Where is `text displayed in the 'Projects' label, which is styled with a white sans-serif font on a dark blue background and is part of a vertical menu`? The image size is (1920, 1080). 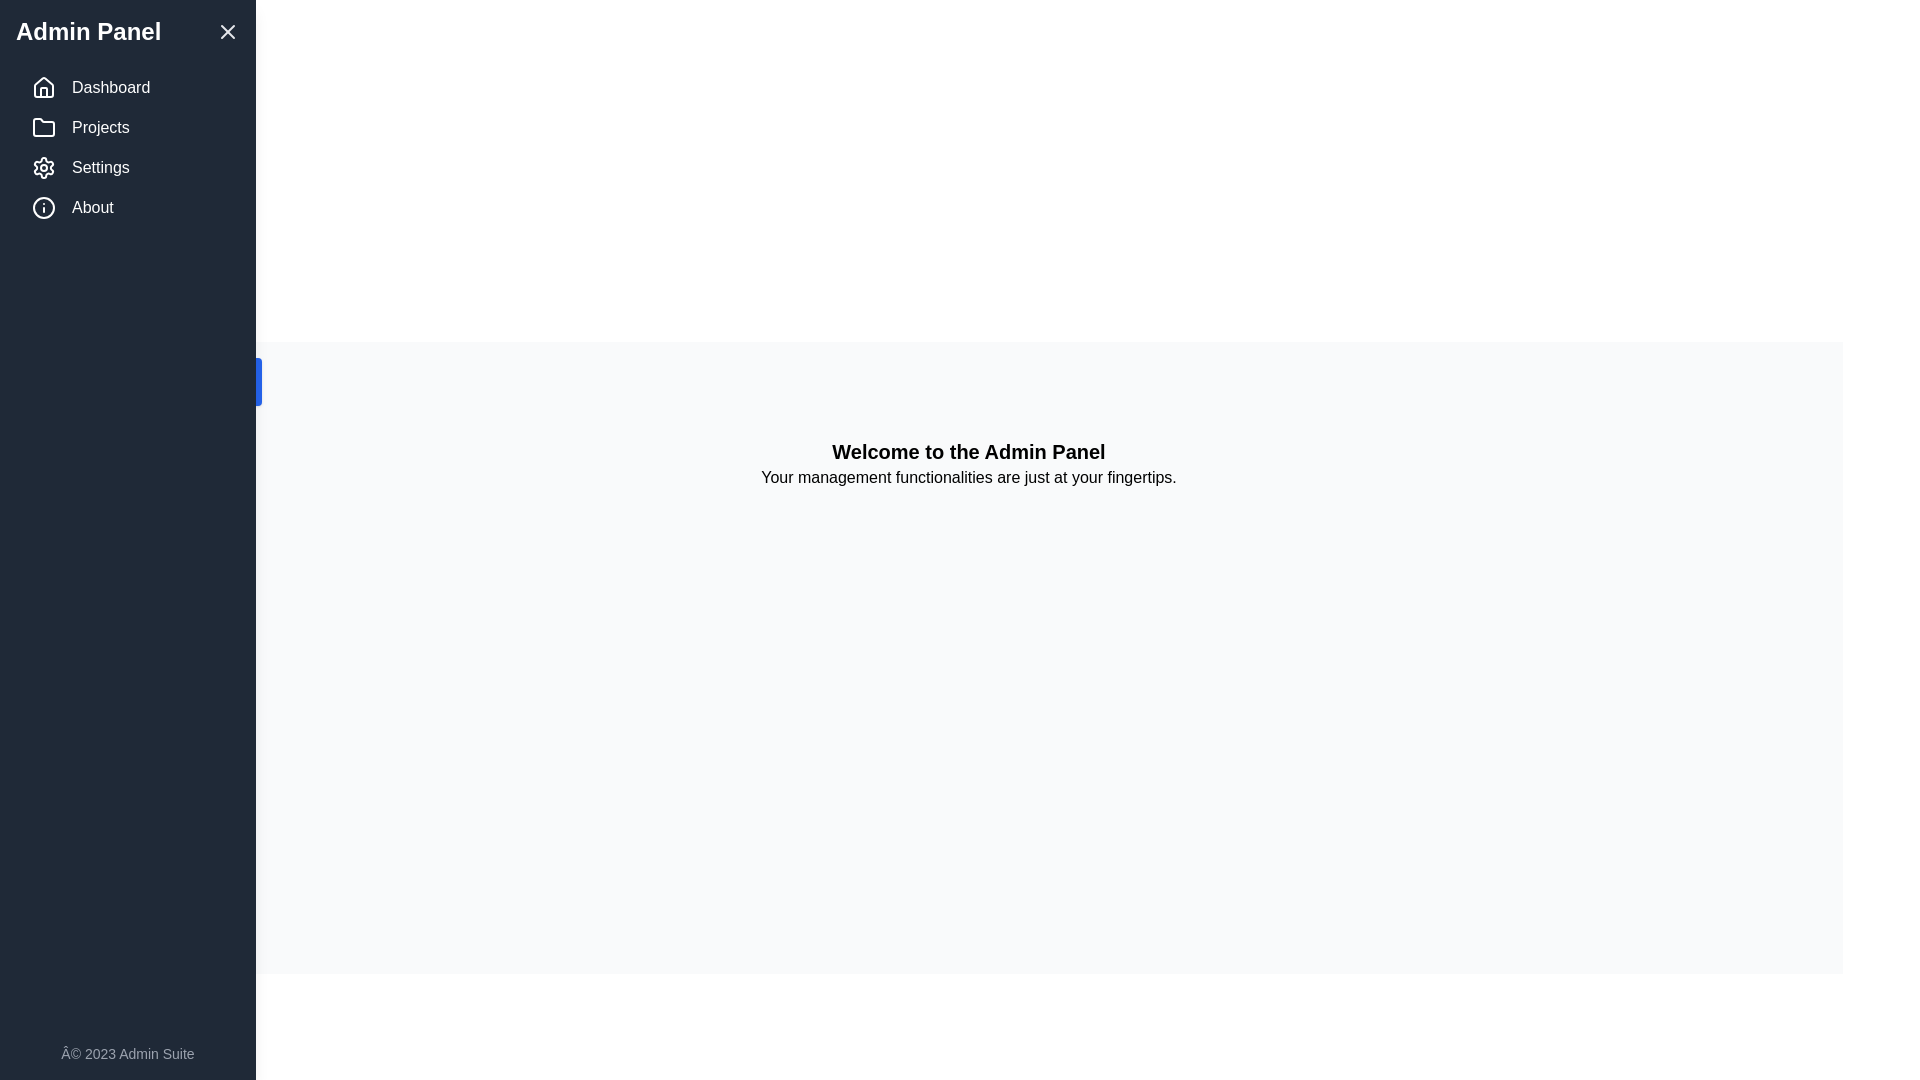 text displayed in the 'Projects' label, which is styled with a white sans-serif font on a dark blue background and is part of a vertical menu is located at coordinates (99, 127).